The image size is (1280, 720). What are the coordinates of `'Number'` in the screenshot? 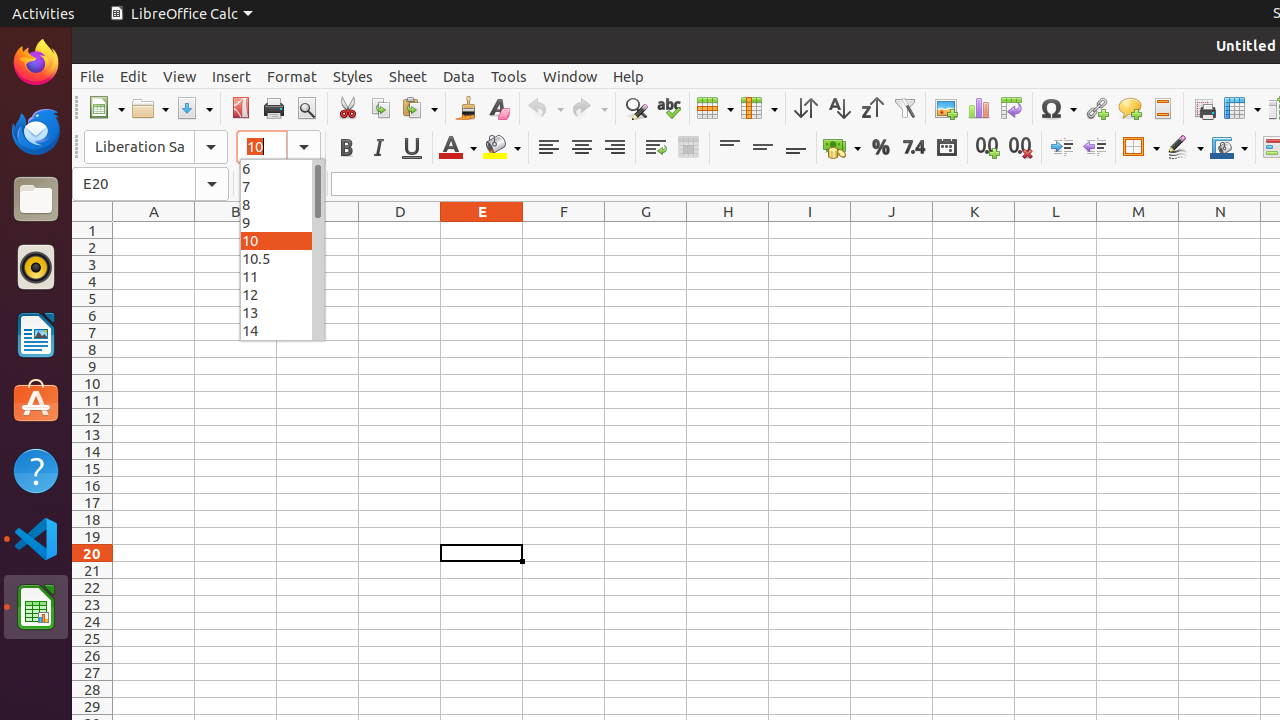 It's located at (912, 146).